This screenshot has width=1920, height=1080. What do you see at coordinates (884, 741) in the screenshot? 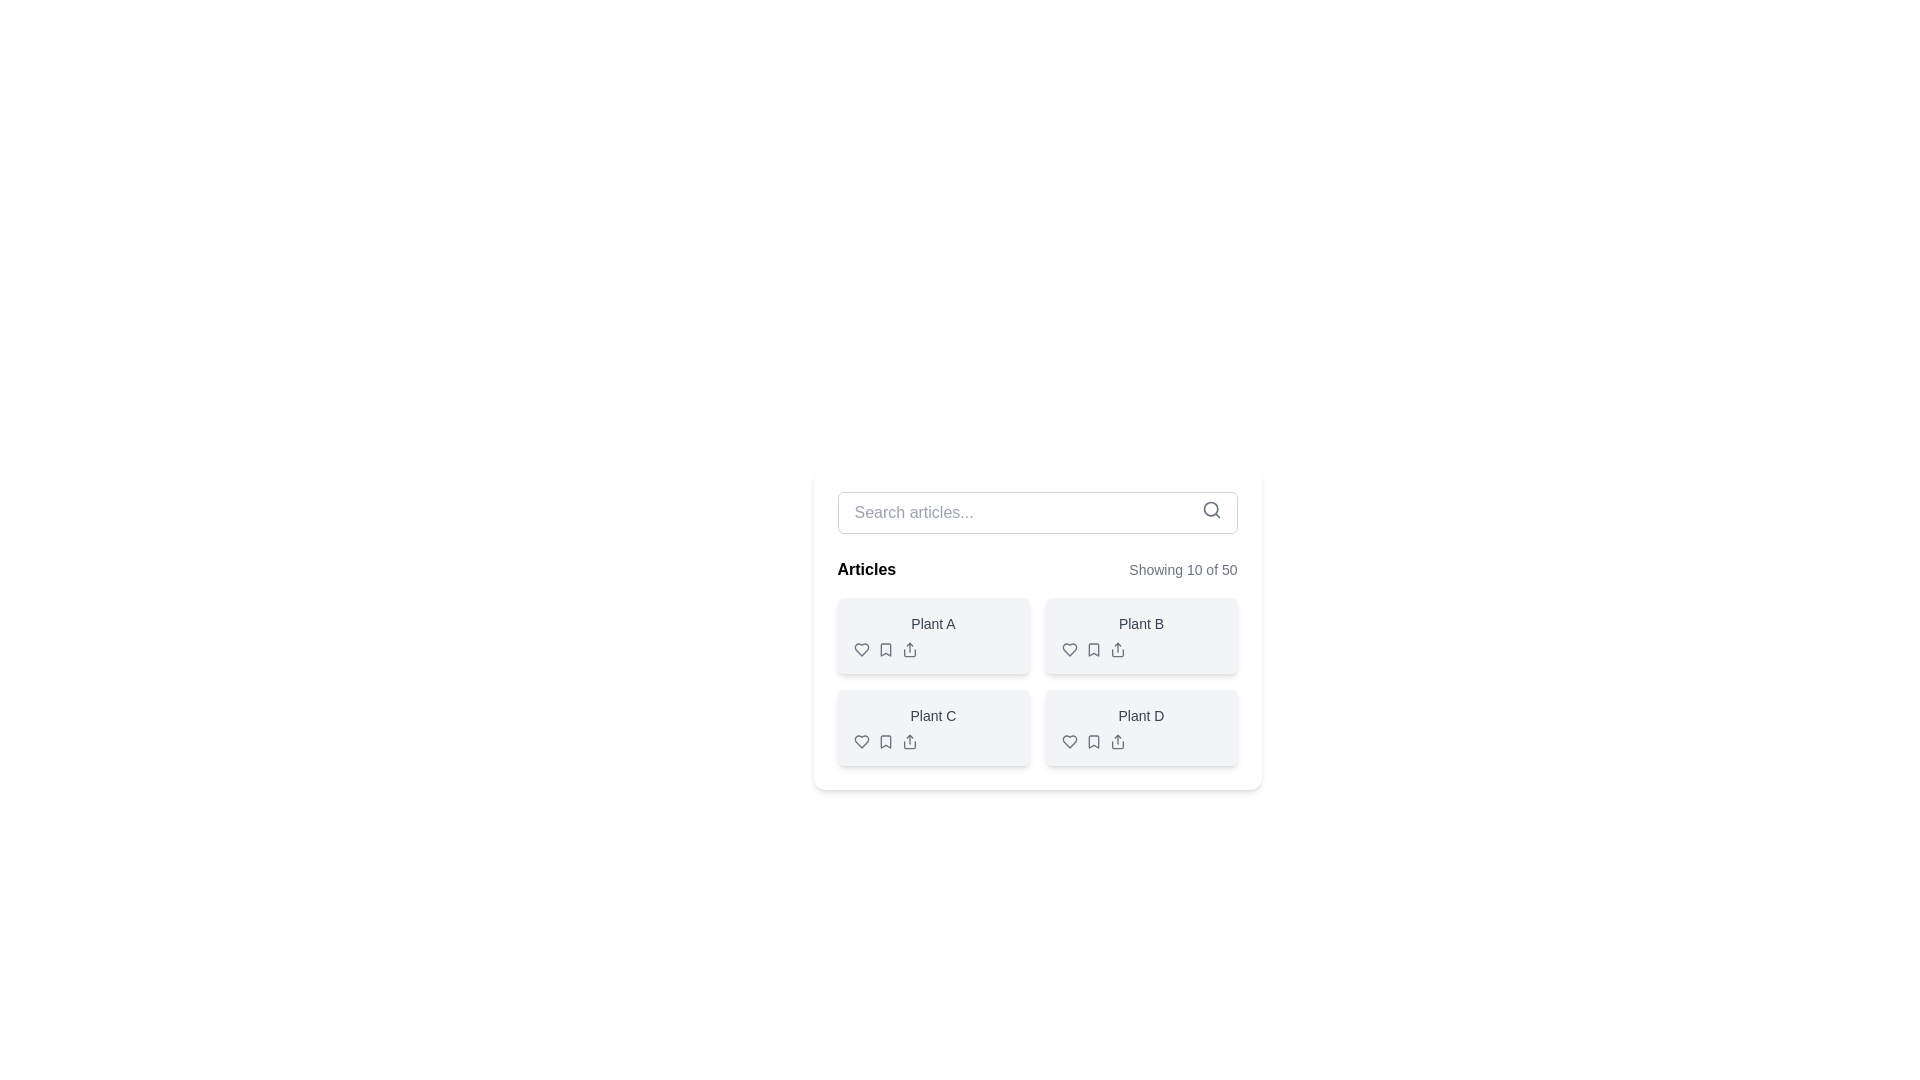
I see `the second icon from the left in the lower row of the 'Articles' section card grid for 'Plant C'` at bounding box center [884, 741].